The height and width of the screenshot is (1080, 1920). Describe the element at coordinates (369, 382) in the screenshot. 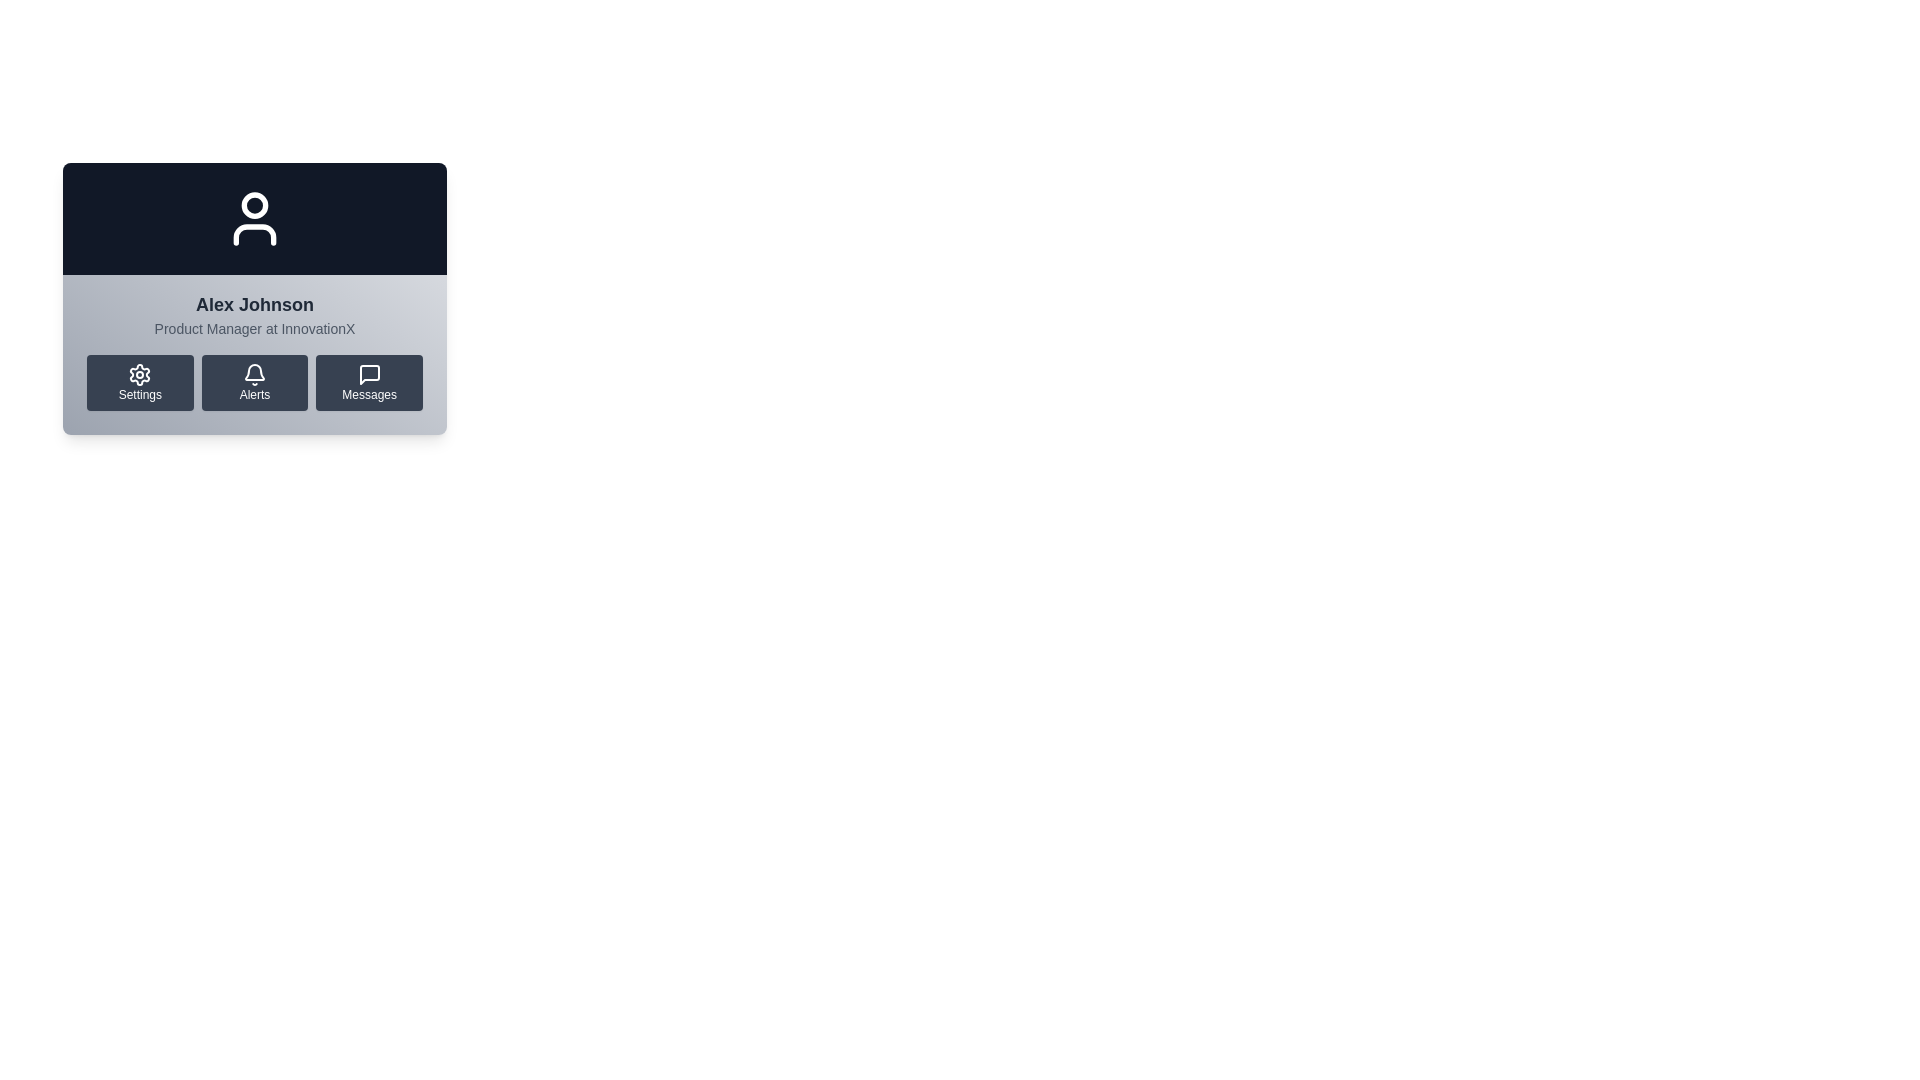

I see `the 'Messages' button, which has a dark gray background, rounded corners, a white message bubble icon, and is the third button in a horizontal row of three buttons` at that location.